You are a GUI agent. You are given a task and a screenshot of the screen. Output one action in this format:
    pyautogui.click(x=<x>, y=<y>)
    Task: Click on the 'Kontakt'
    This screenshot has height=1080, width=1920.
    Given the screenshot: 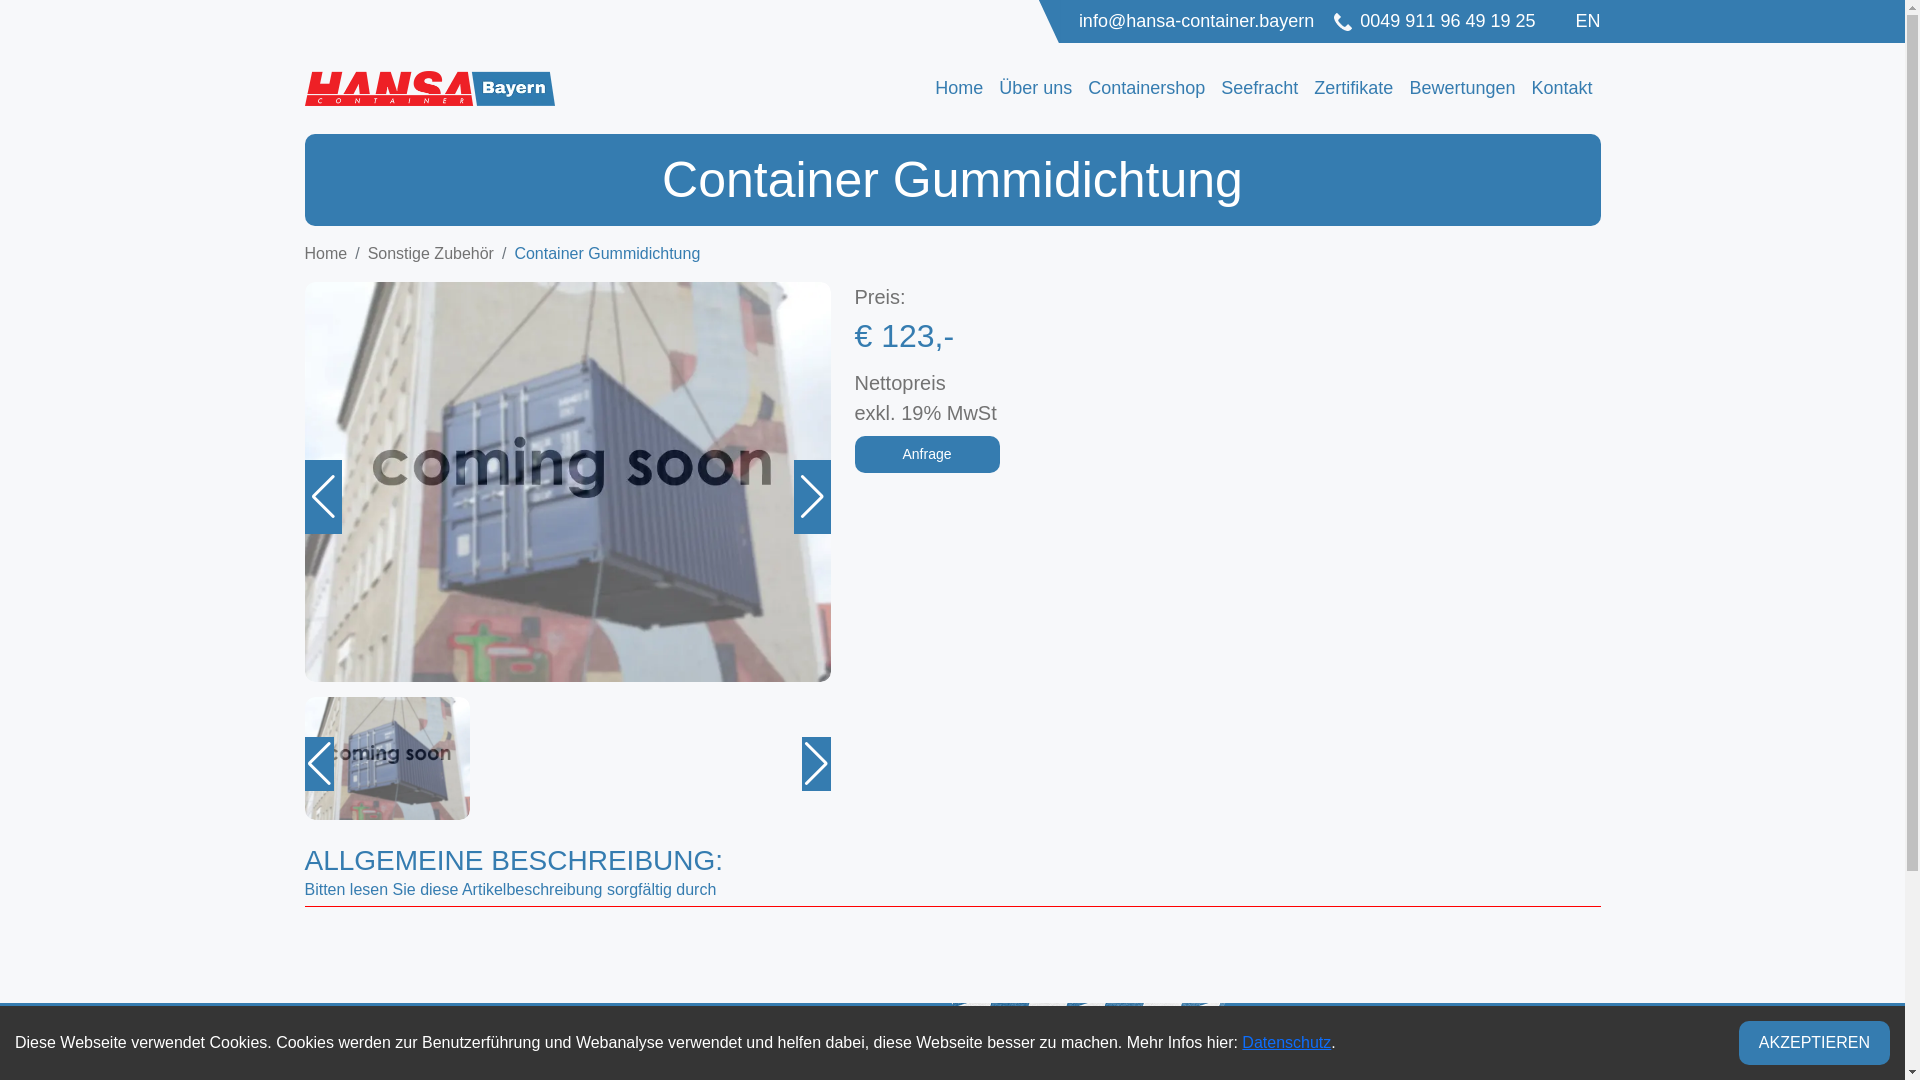 What is the action you would take?
    pyautogui.click(x=1521, y=87)
    